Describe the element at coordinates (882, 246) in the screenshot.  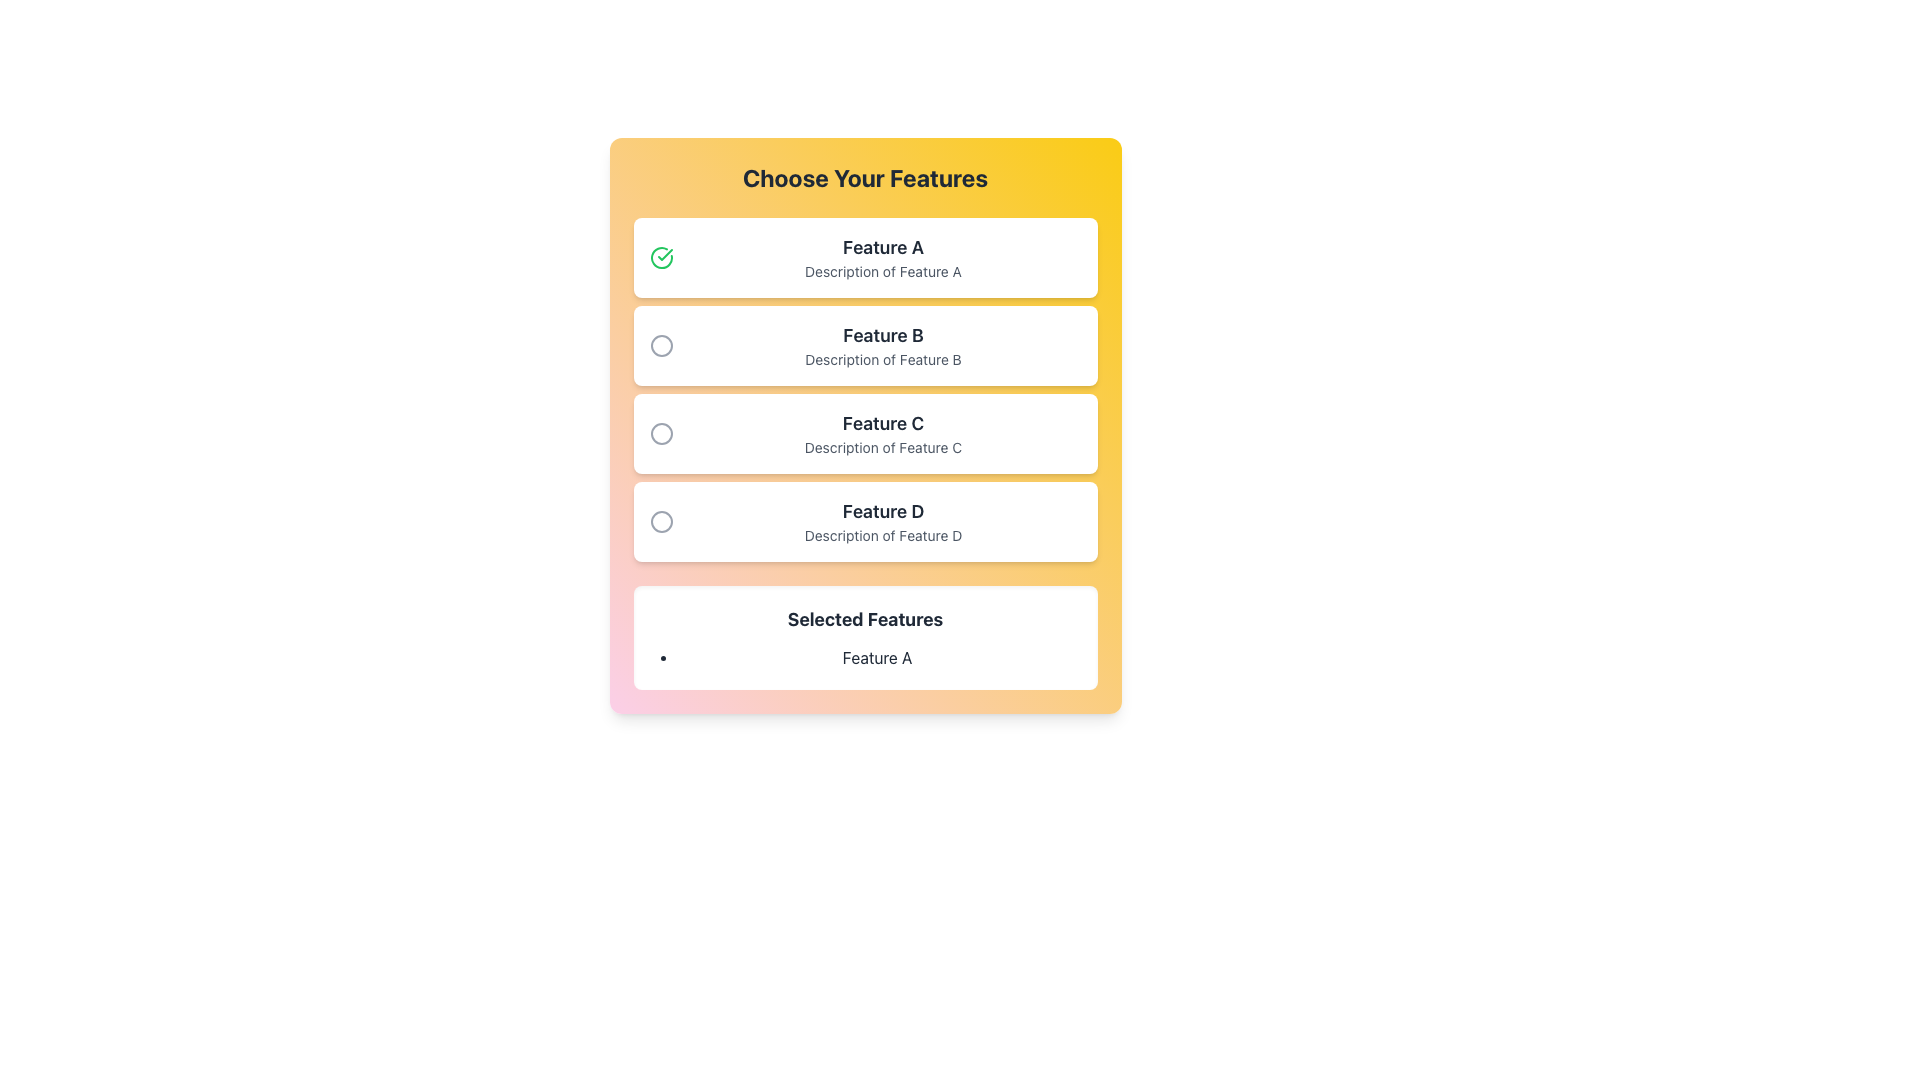
I see `the 'Feature A' label, which is the title of the first item in the vertical list of feature options` at that location.